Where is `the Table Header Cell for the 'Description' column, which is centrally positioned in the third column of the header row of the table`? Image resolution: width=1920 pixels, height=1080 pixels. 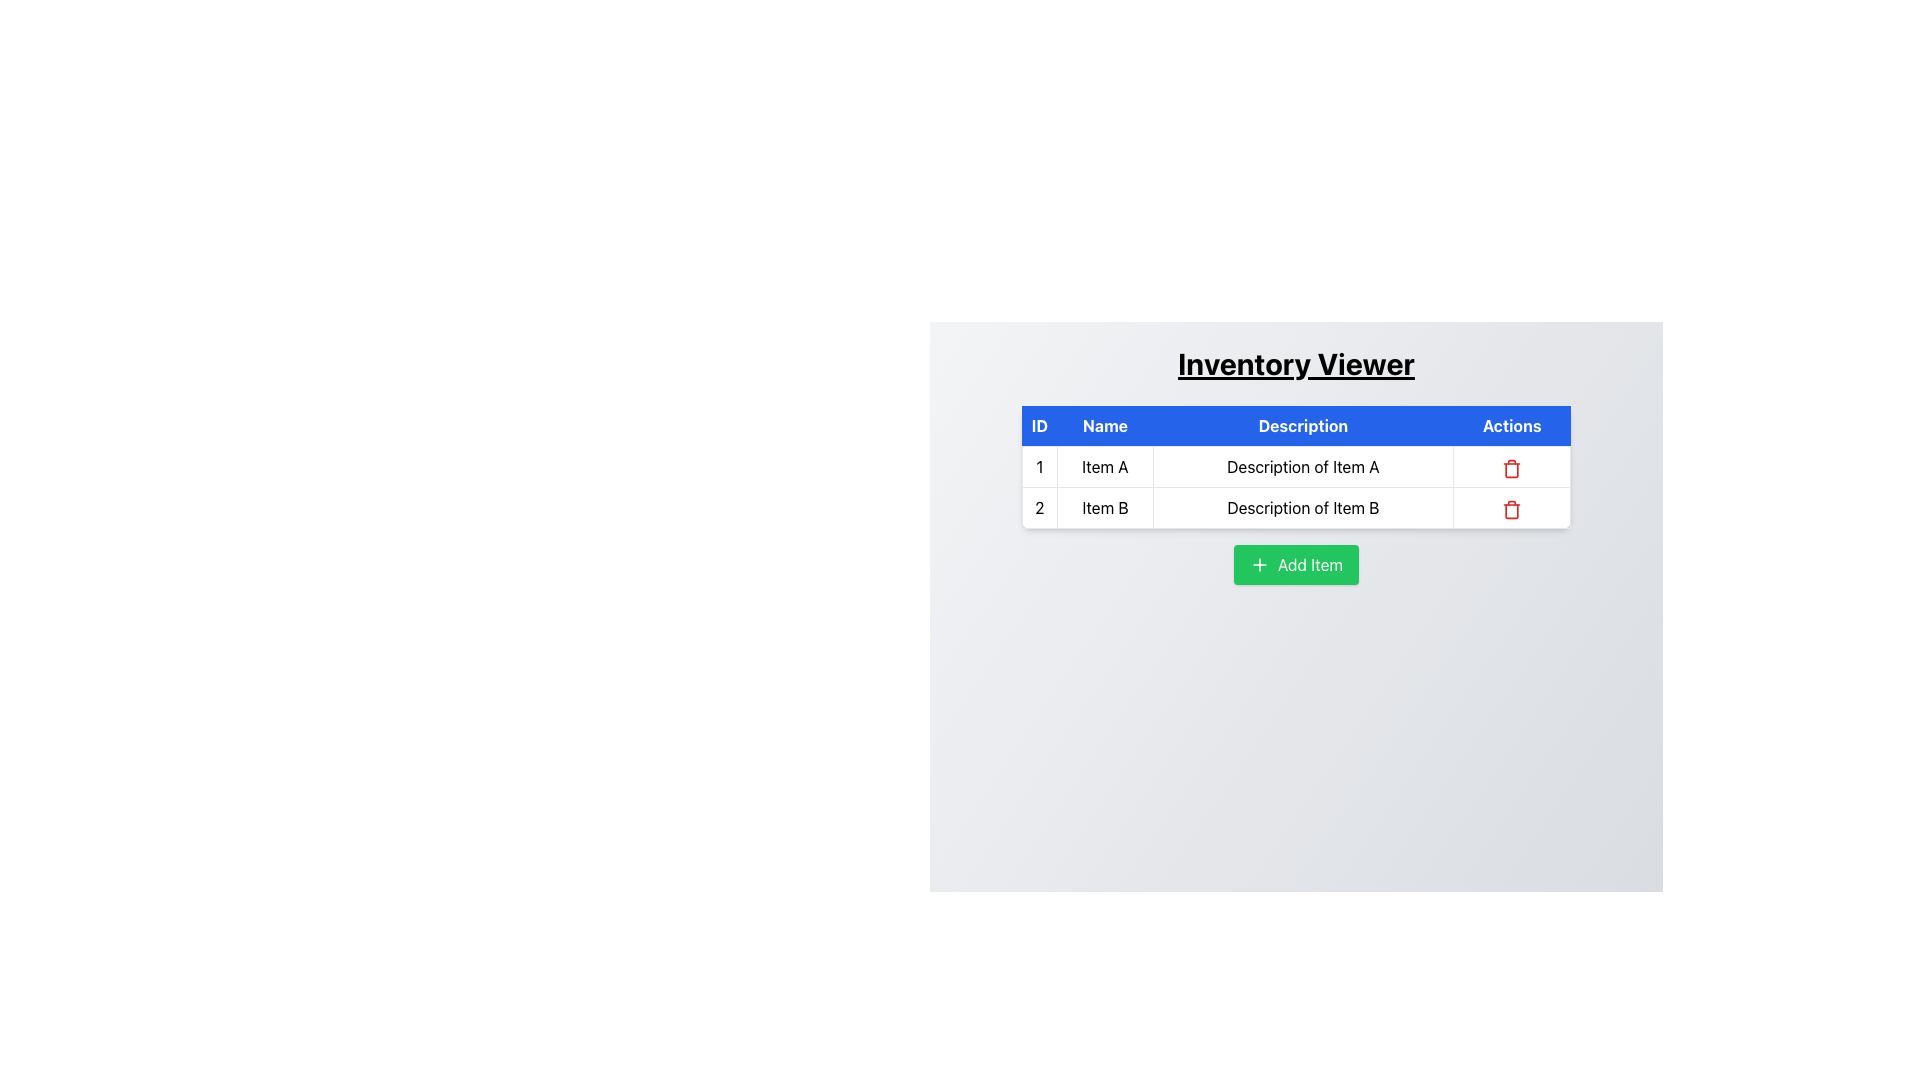
the Table Header Cell for the 'Description' column, which is centrally positioned in the third column of the header row of the table is located at coordinates (1303, 425).